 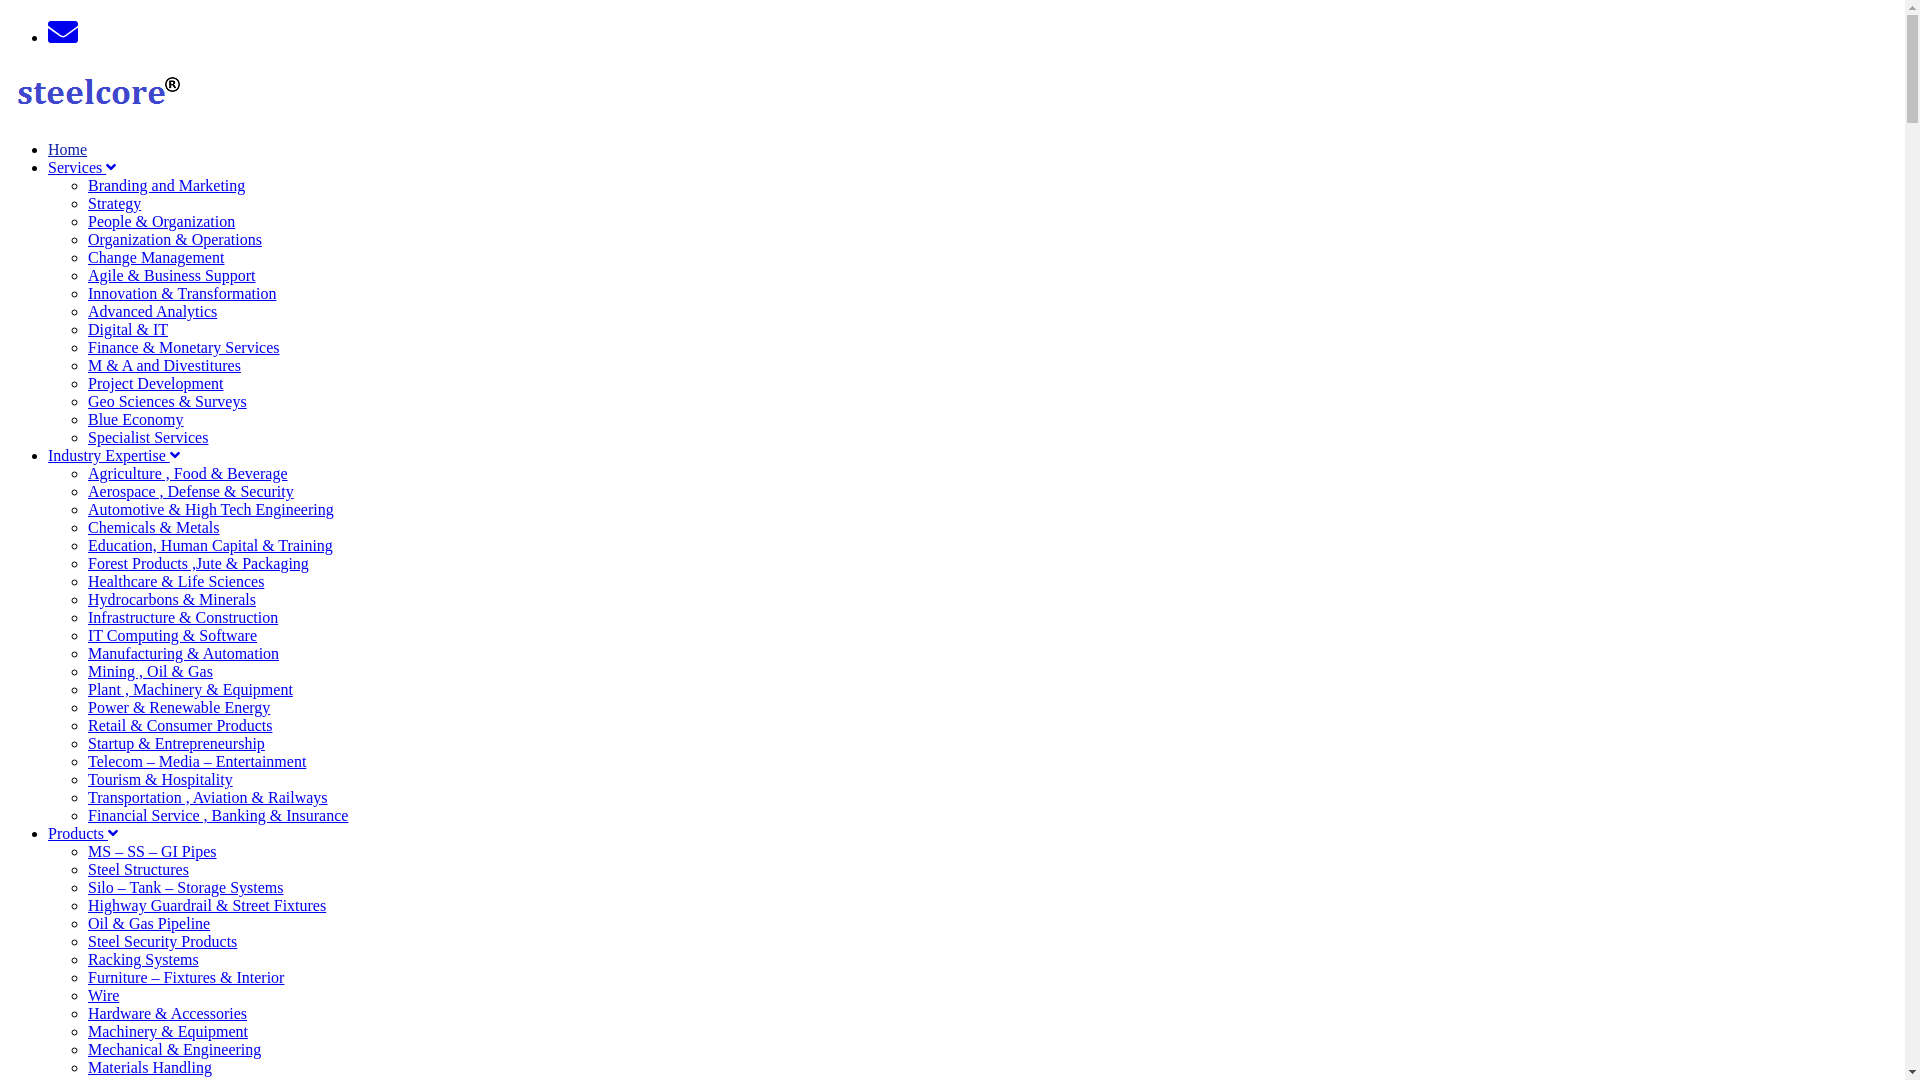 What do you see at coordinates (182, 616) in the screenshot?
I see `'Infrastructure & Construction'` at bounding box center [182, 616].